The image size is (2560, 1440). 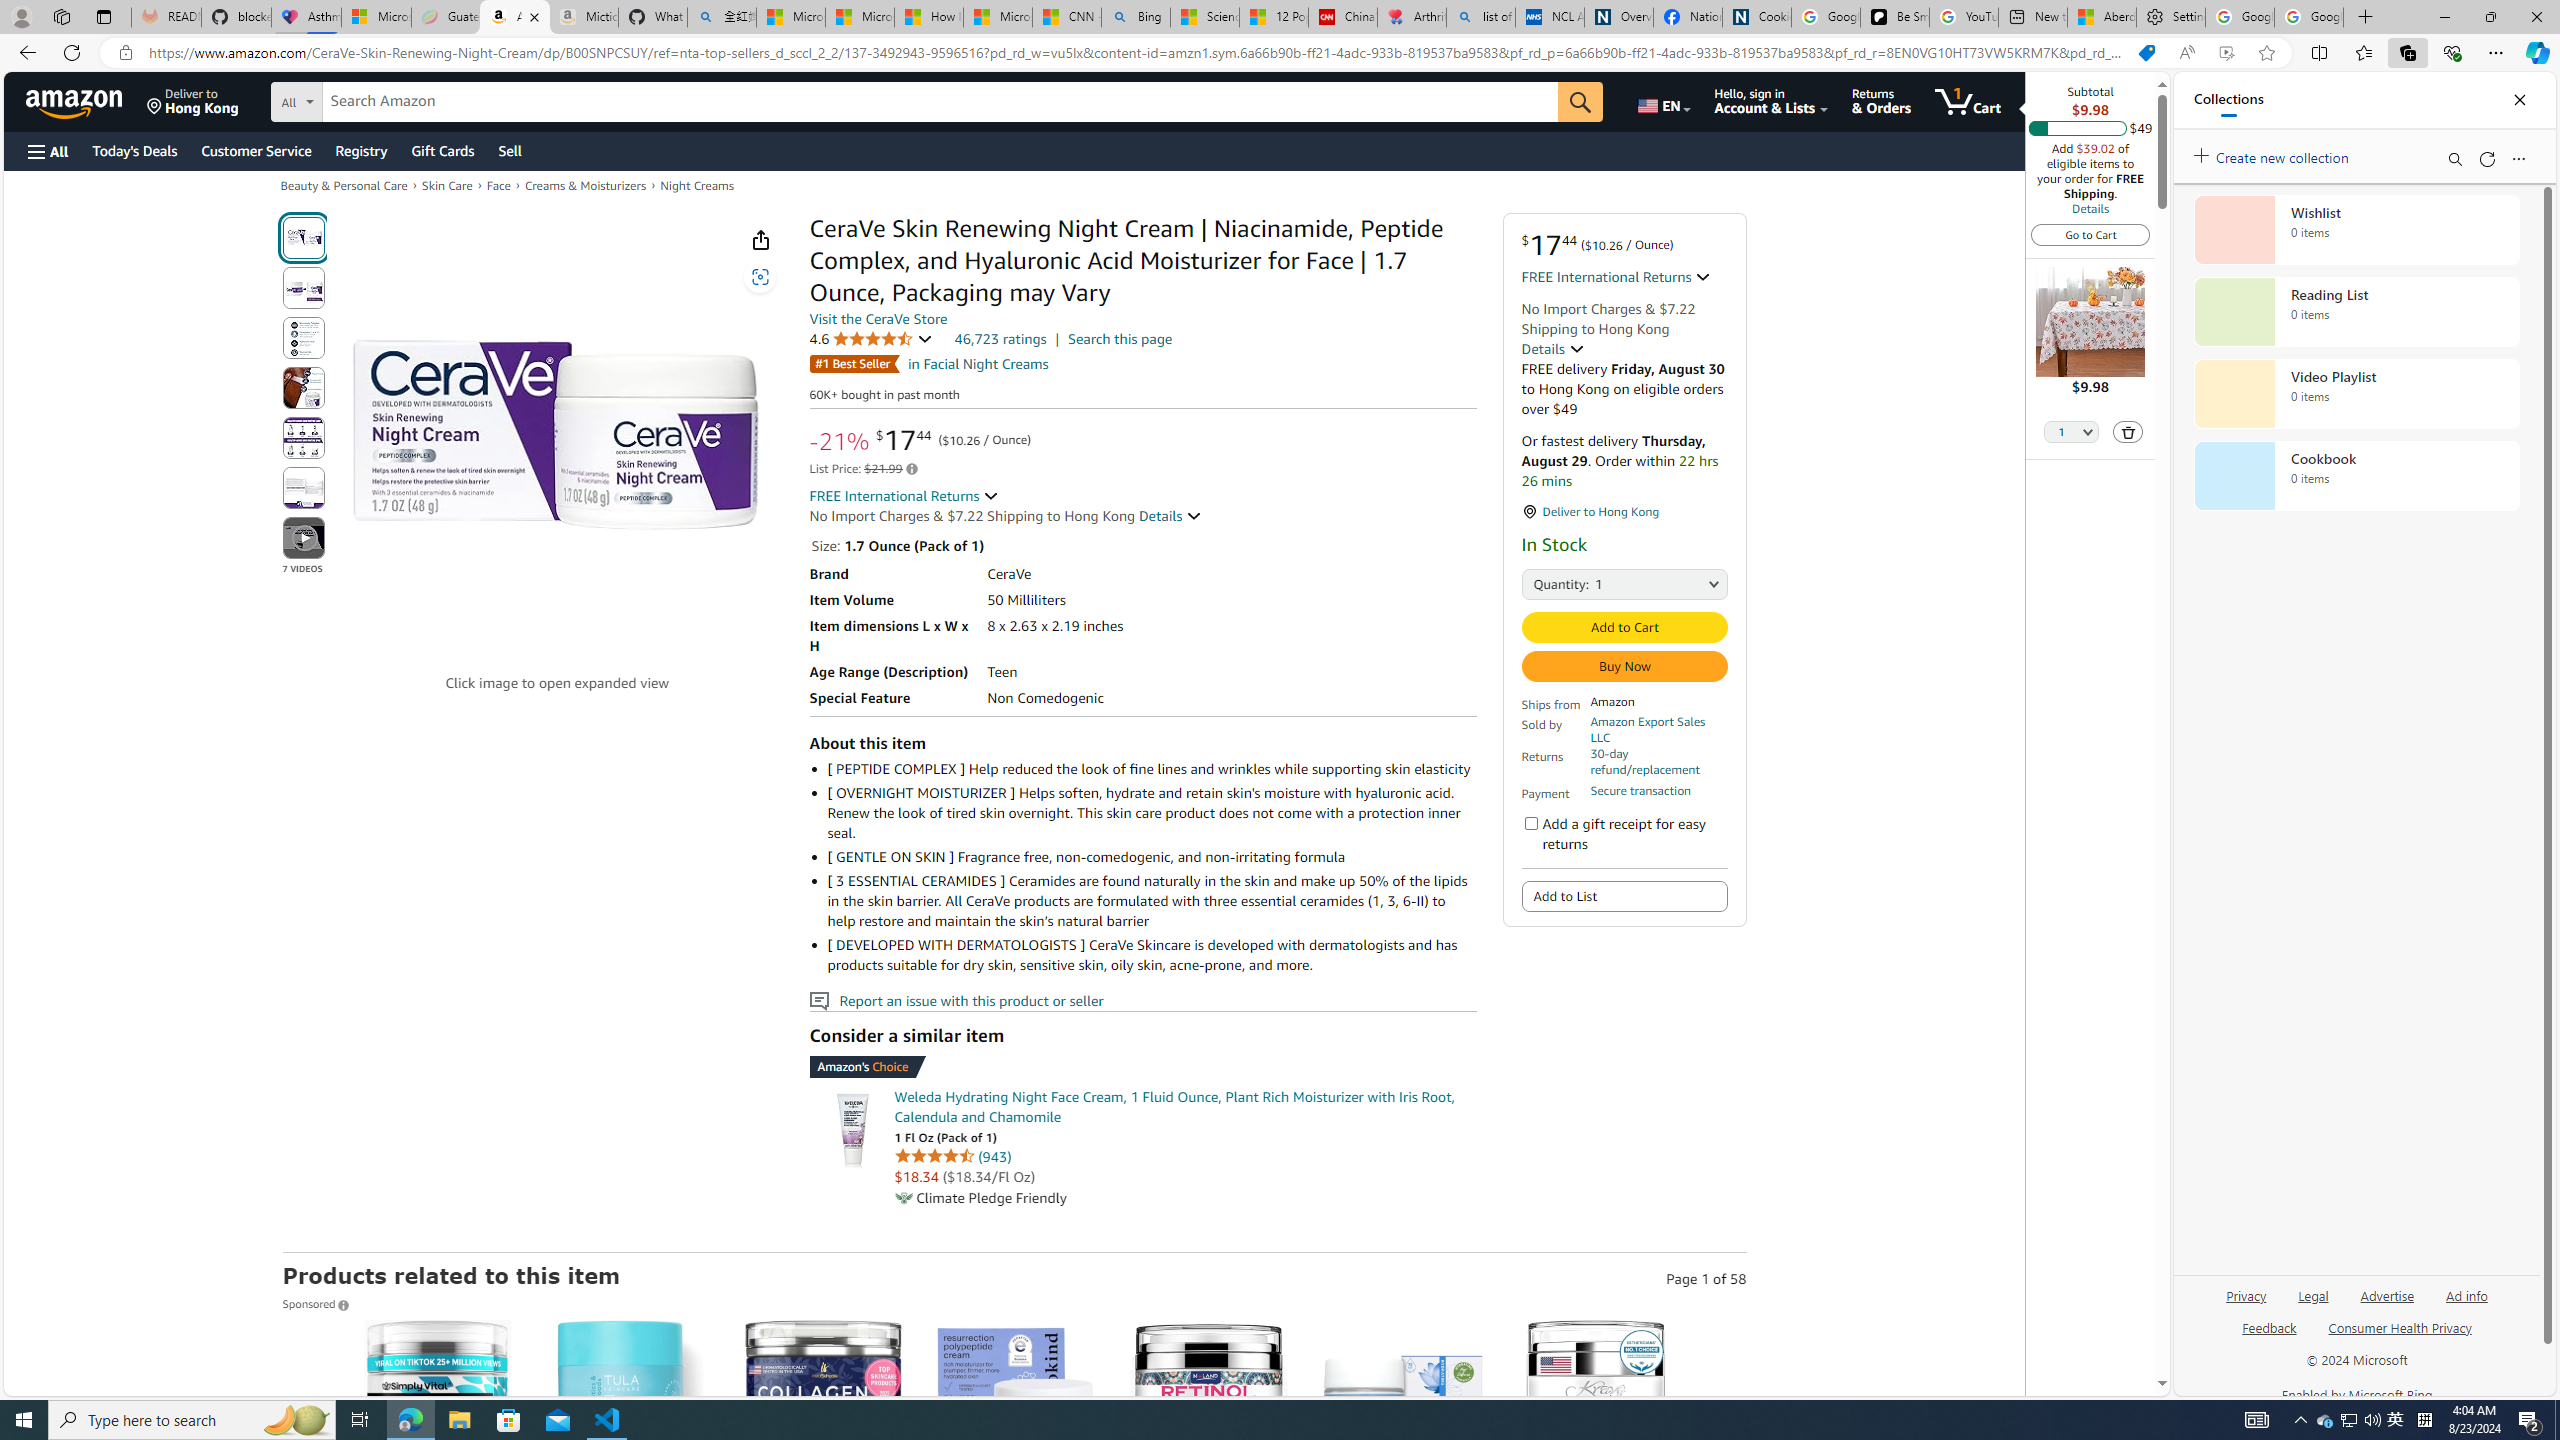 I want to click on 'Deliver to Hong Kong', so click(x=192, y=100).